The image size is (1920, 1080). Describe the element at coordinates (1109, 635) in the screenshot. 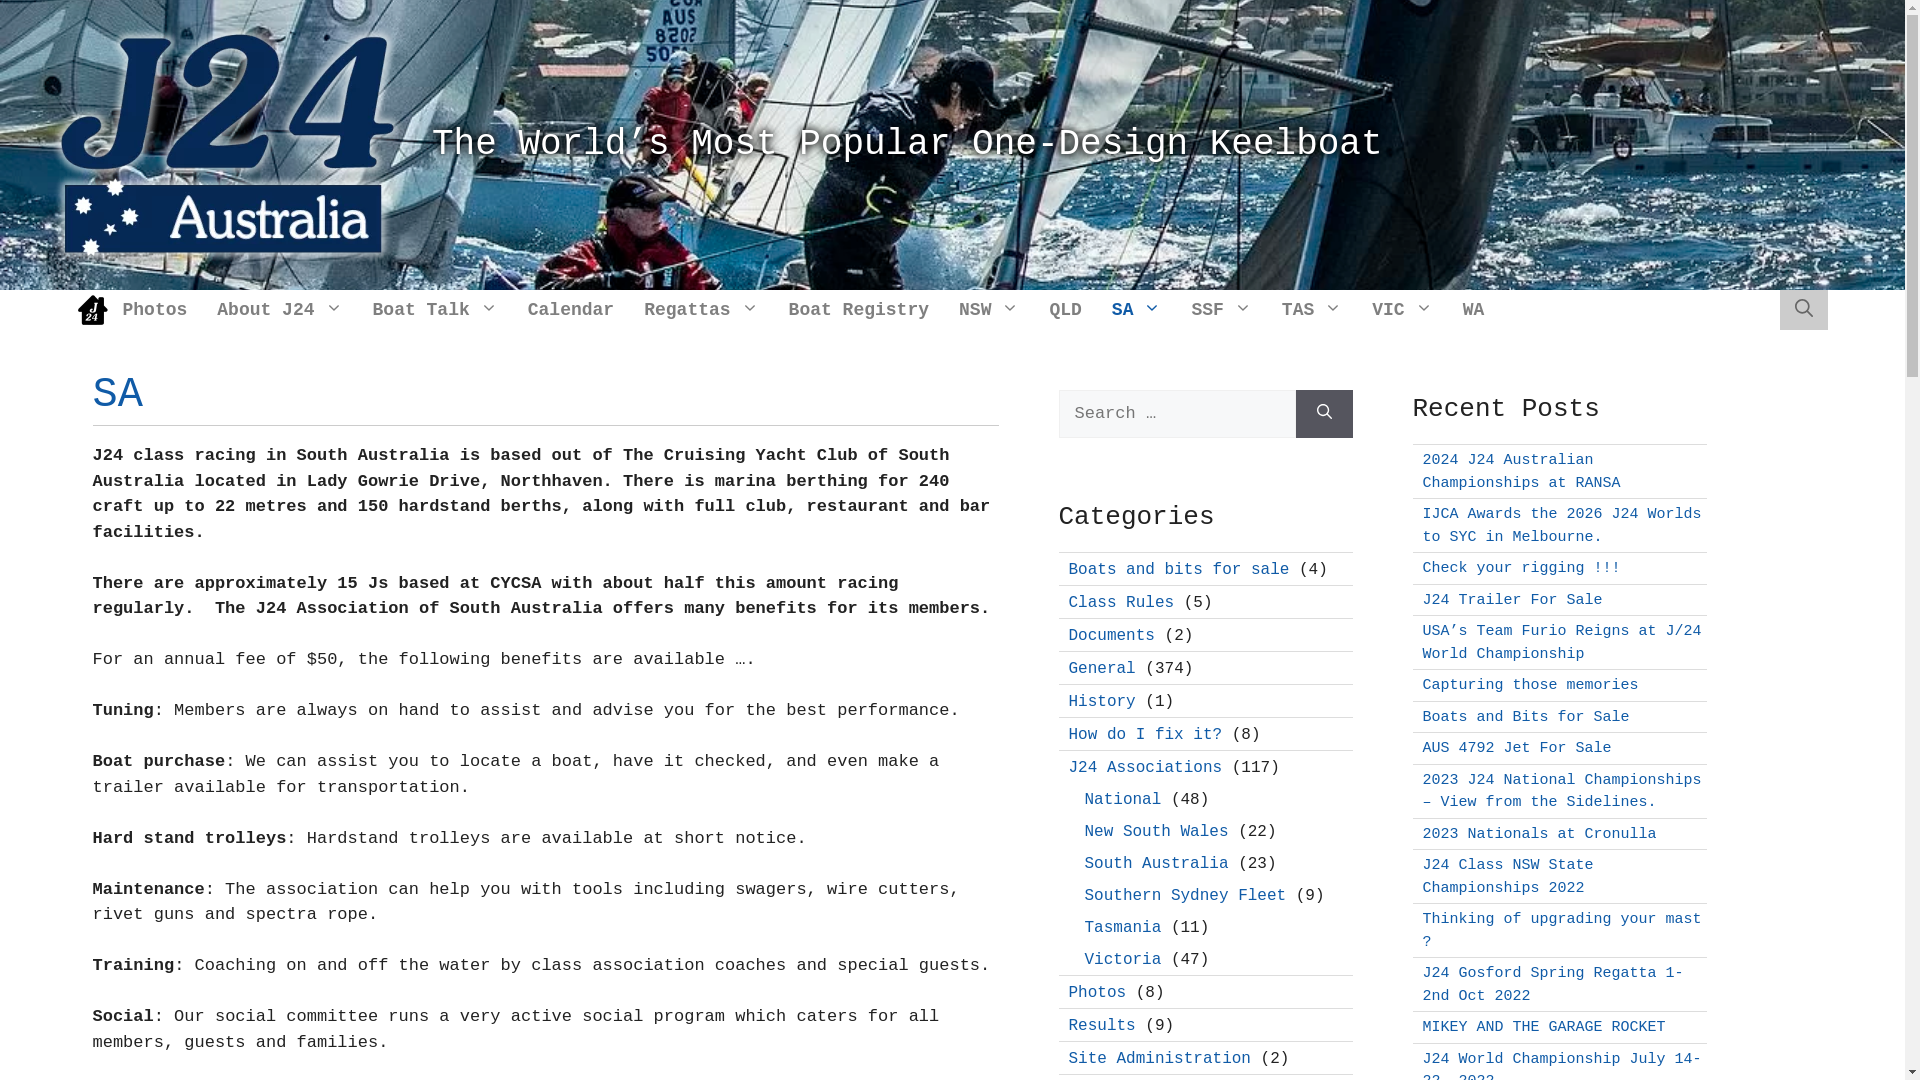

I see `'Documents'` at that location.